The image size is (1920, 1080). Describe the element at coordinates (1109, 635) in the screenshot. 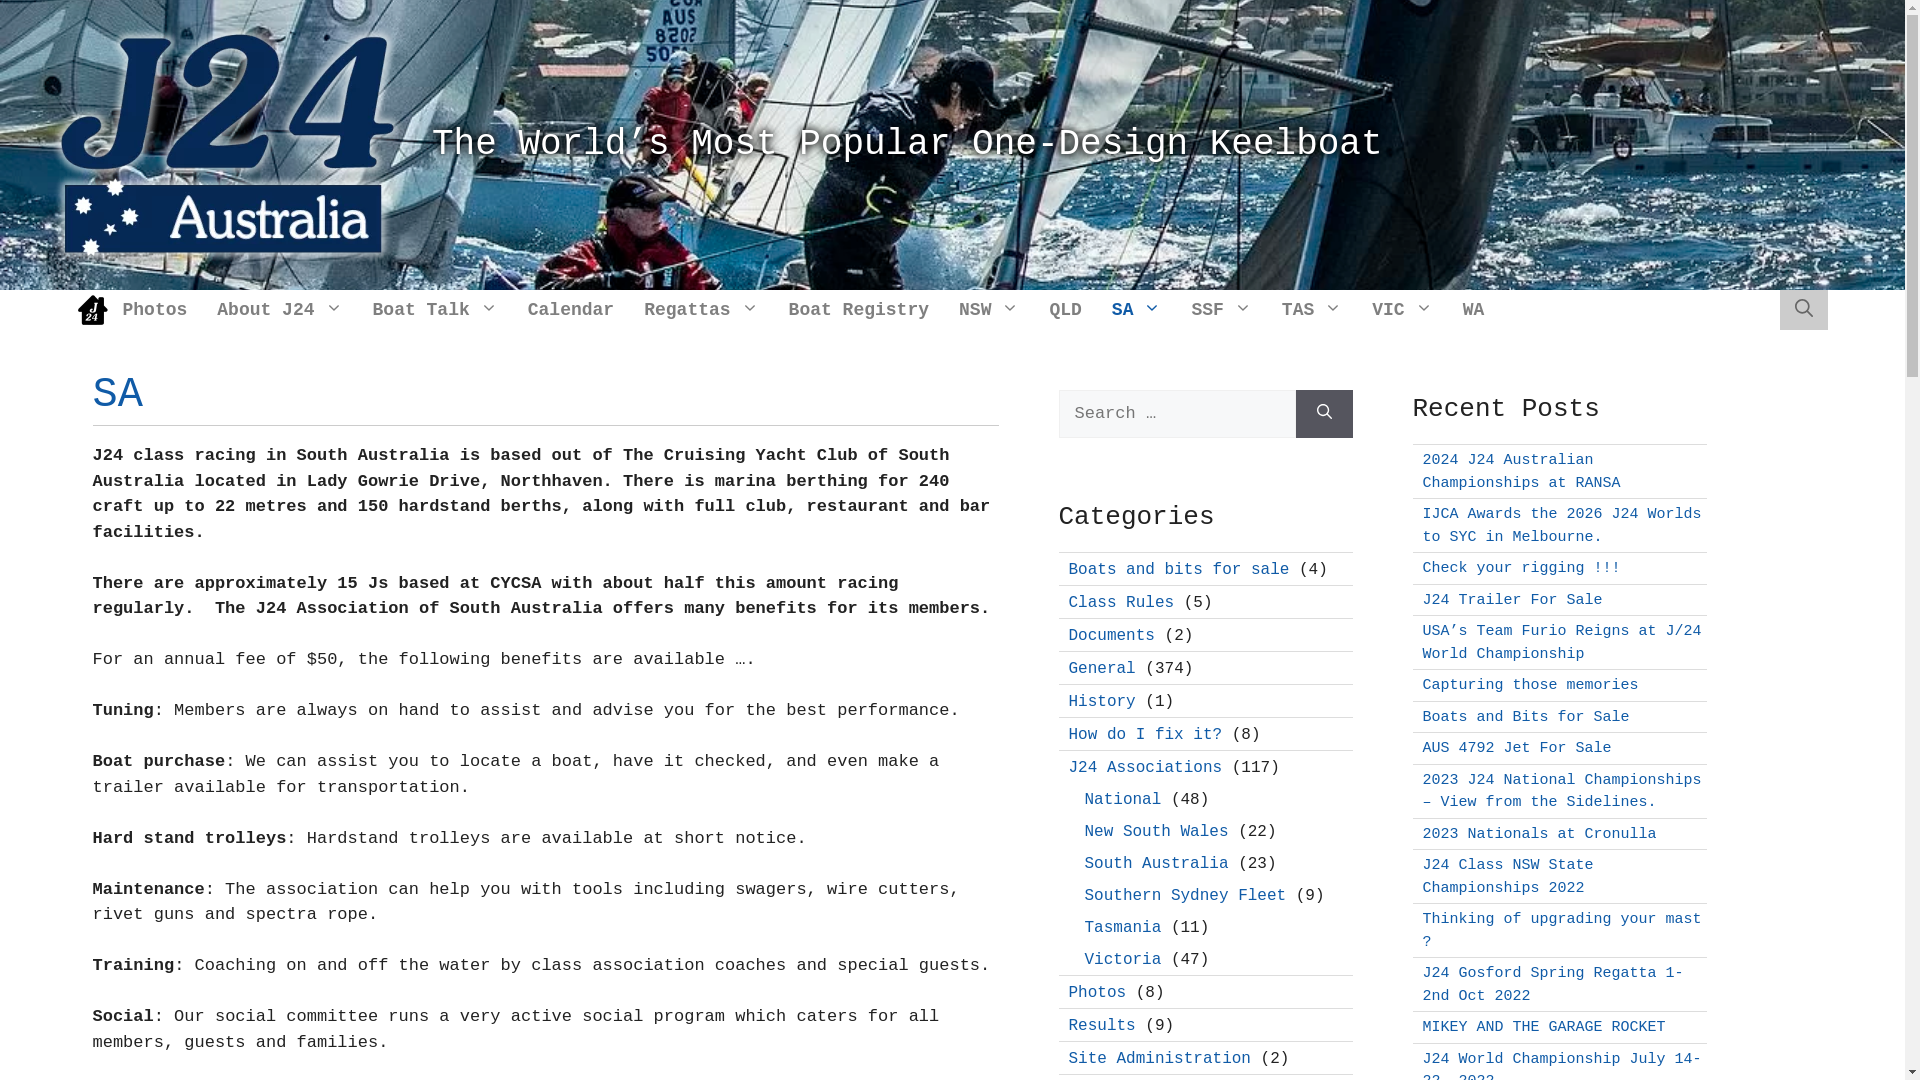

I see `'Documents'` at that location.